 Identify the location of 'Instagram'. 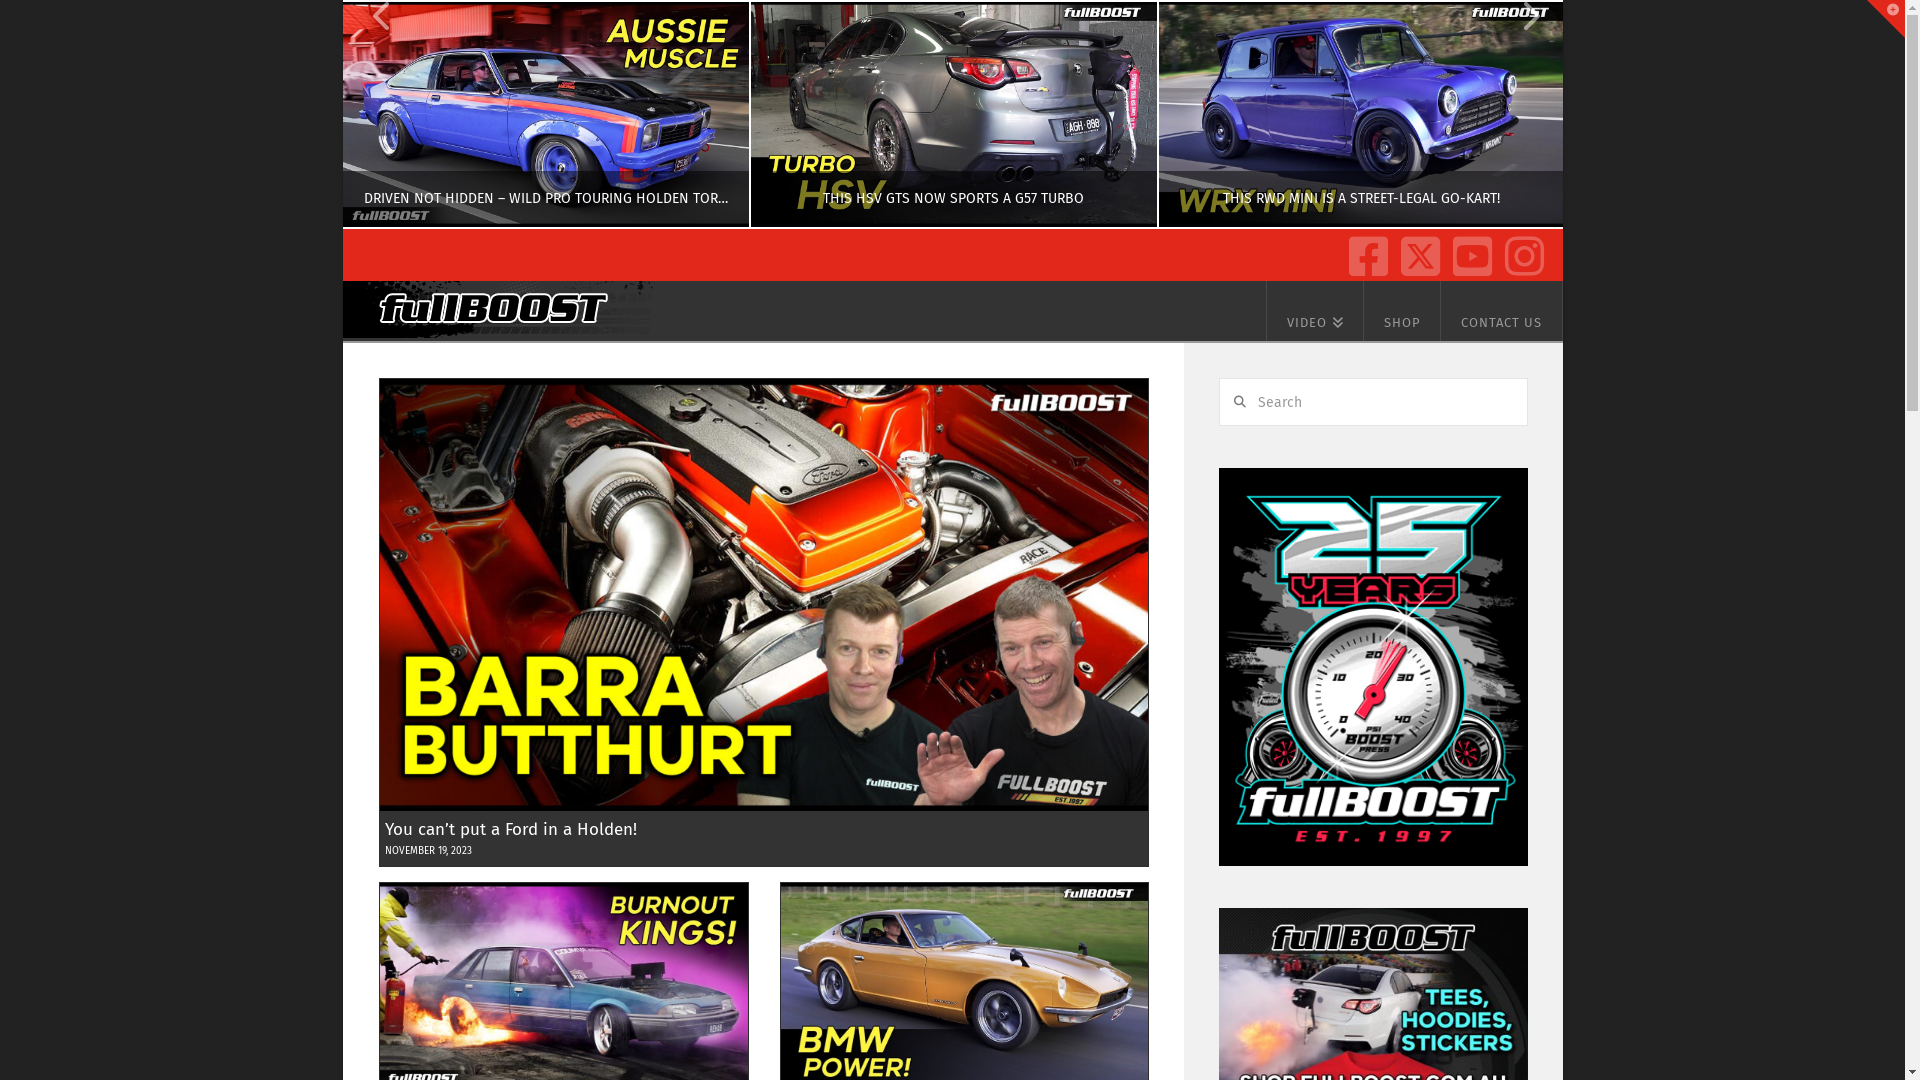
(1520, 249).